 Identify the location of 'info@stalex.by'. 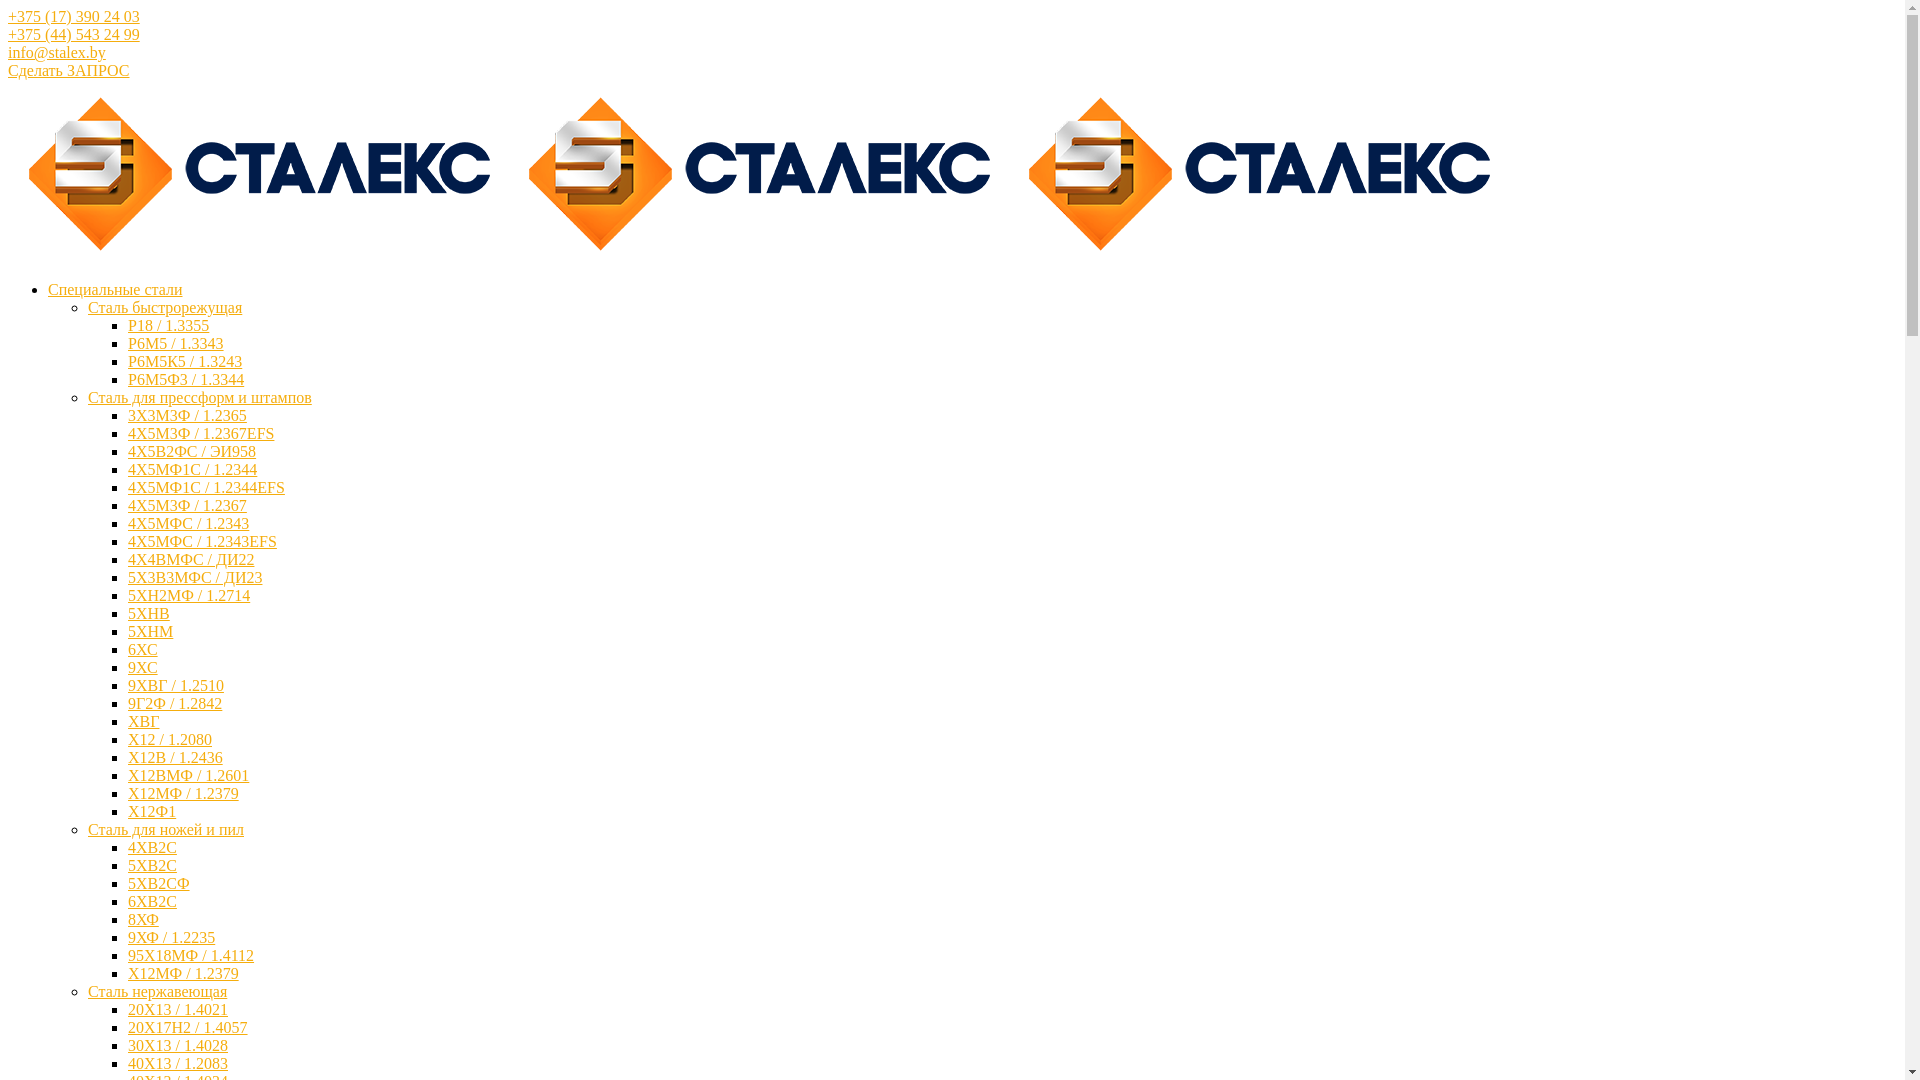
(57, 51).